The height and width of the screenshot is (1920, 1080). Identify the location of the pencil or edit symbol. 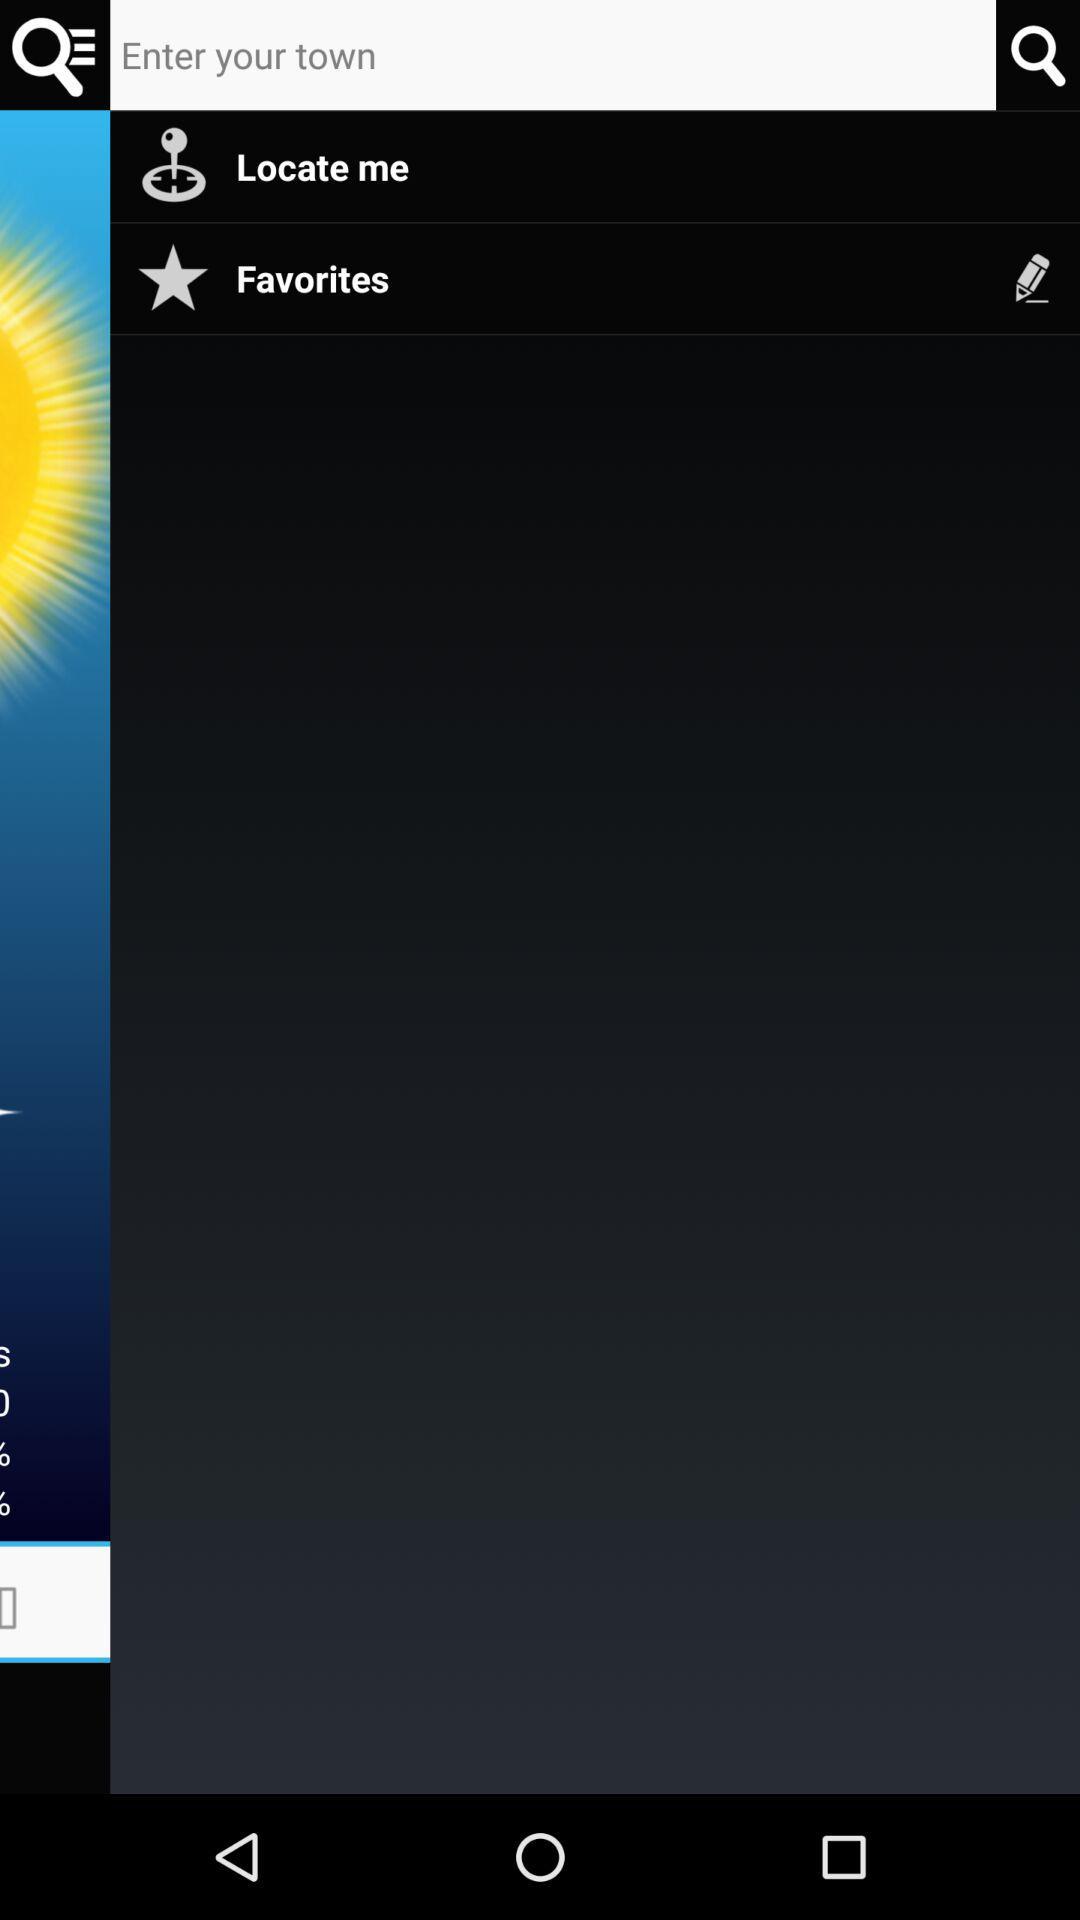
(1033, 277).